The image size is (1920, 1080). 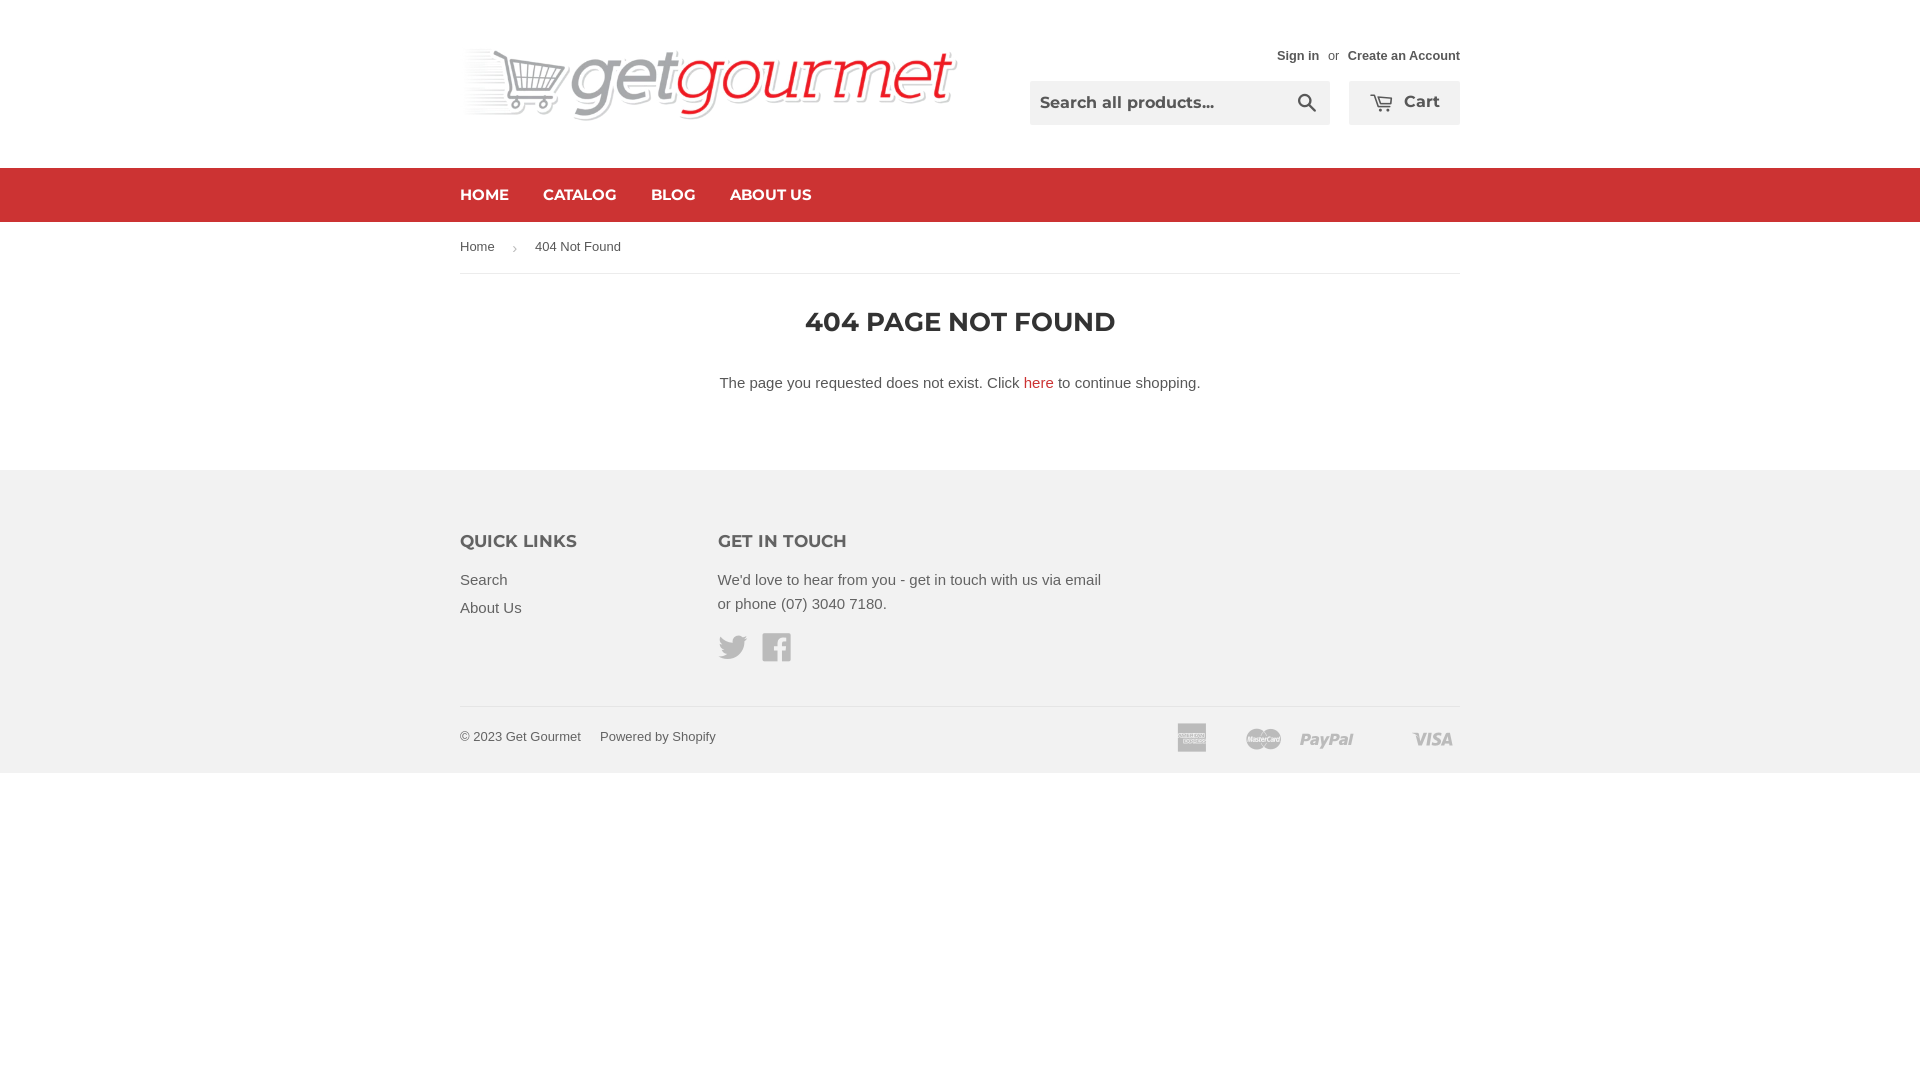 What do you see at coordinates (543, 736) in the screenshot?
I see `'Get Gourmet'` at bounding box center [543, 736].